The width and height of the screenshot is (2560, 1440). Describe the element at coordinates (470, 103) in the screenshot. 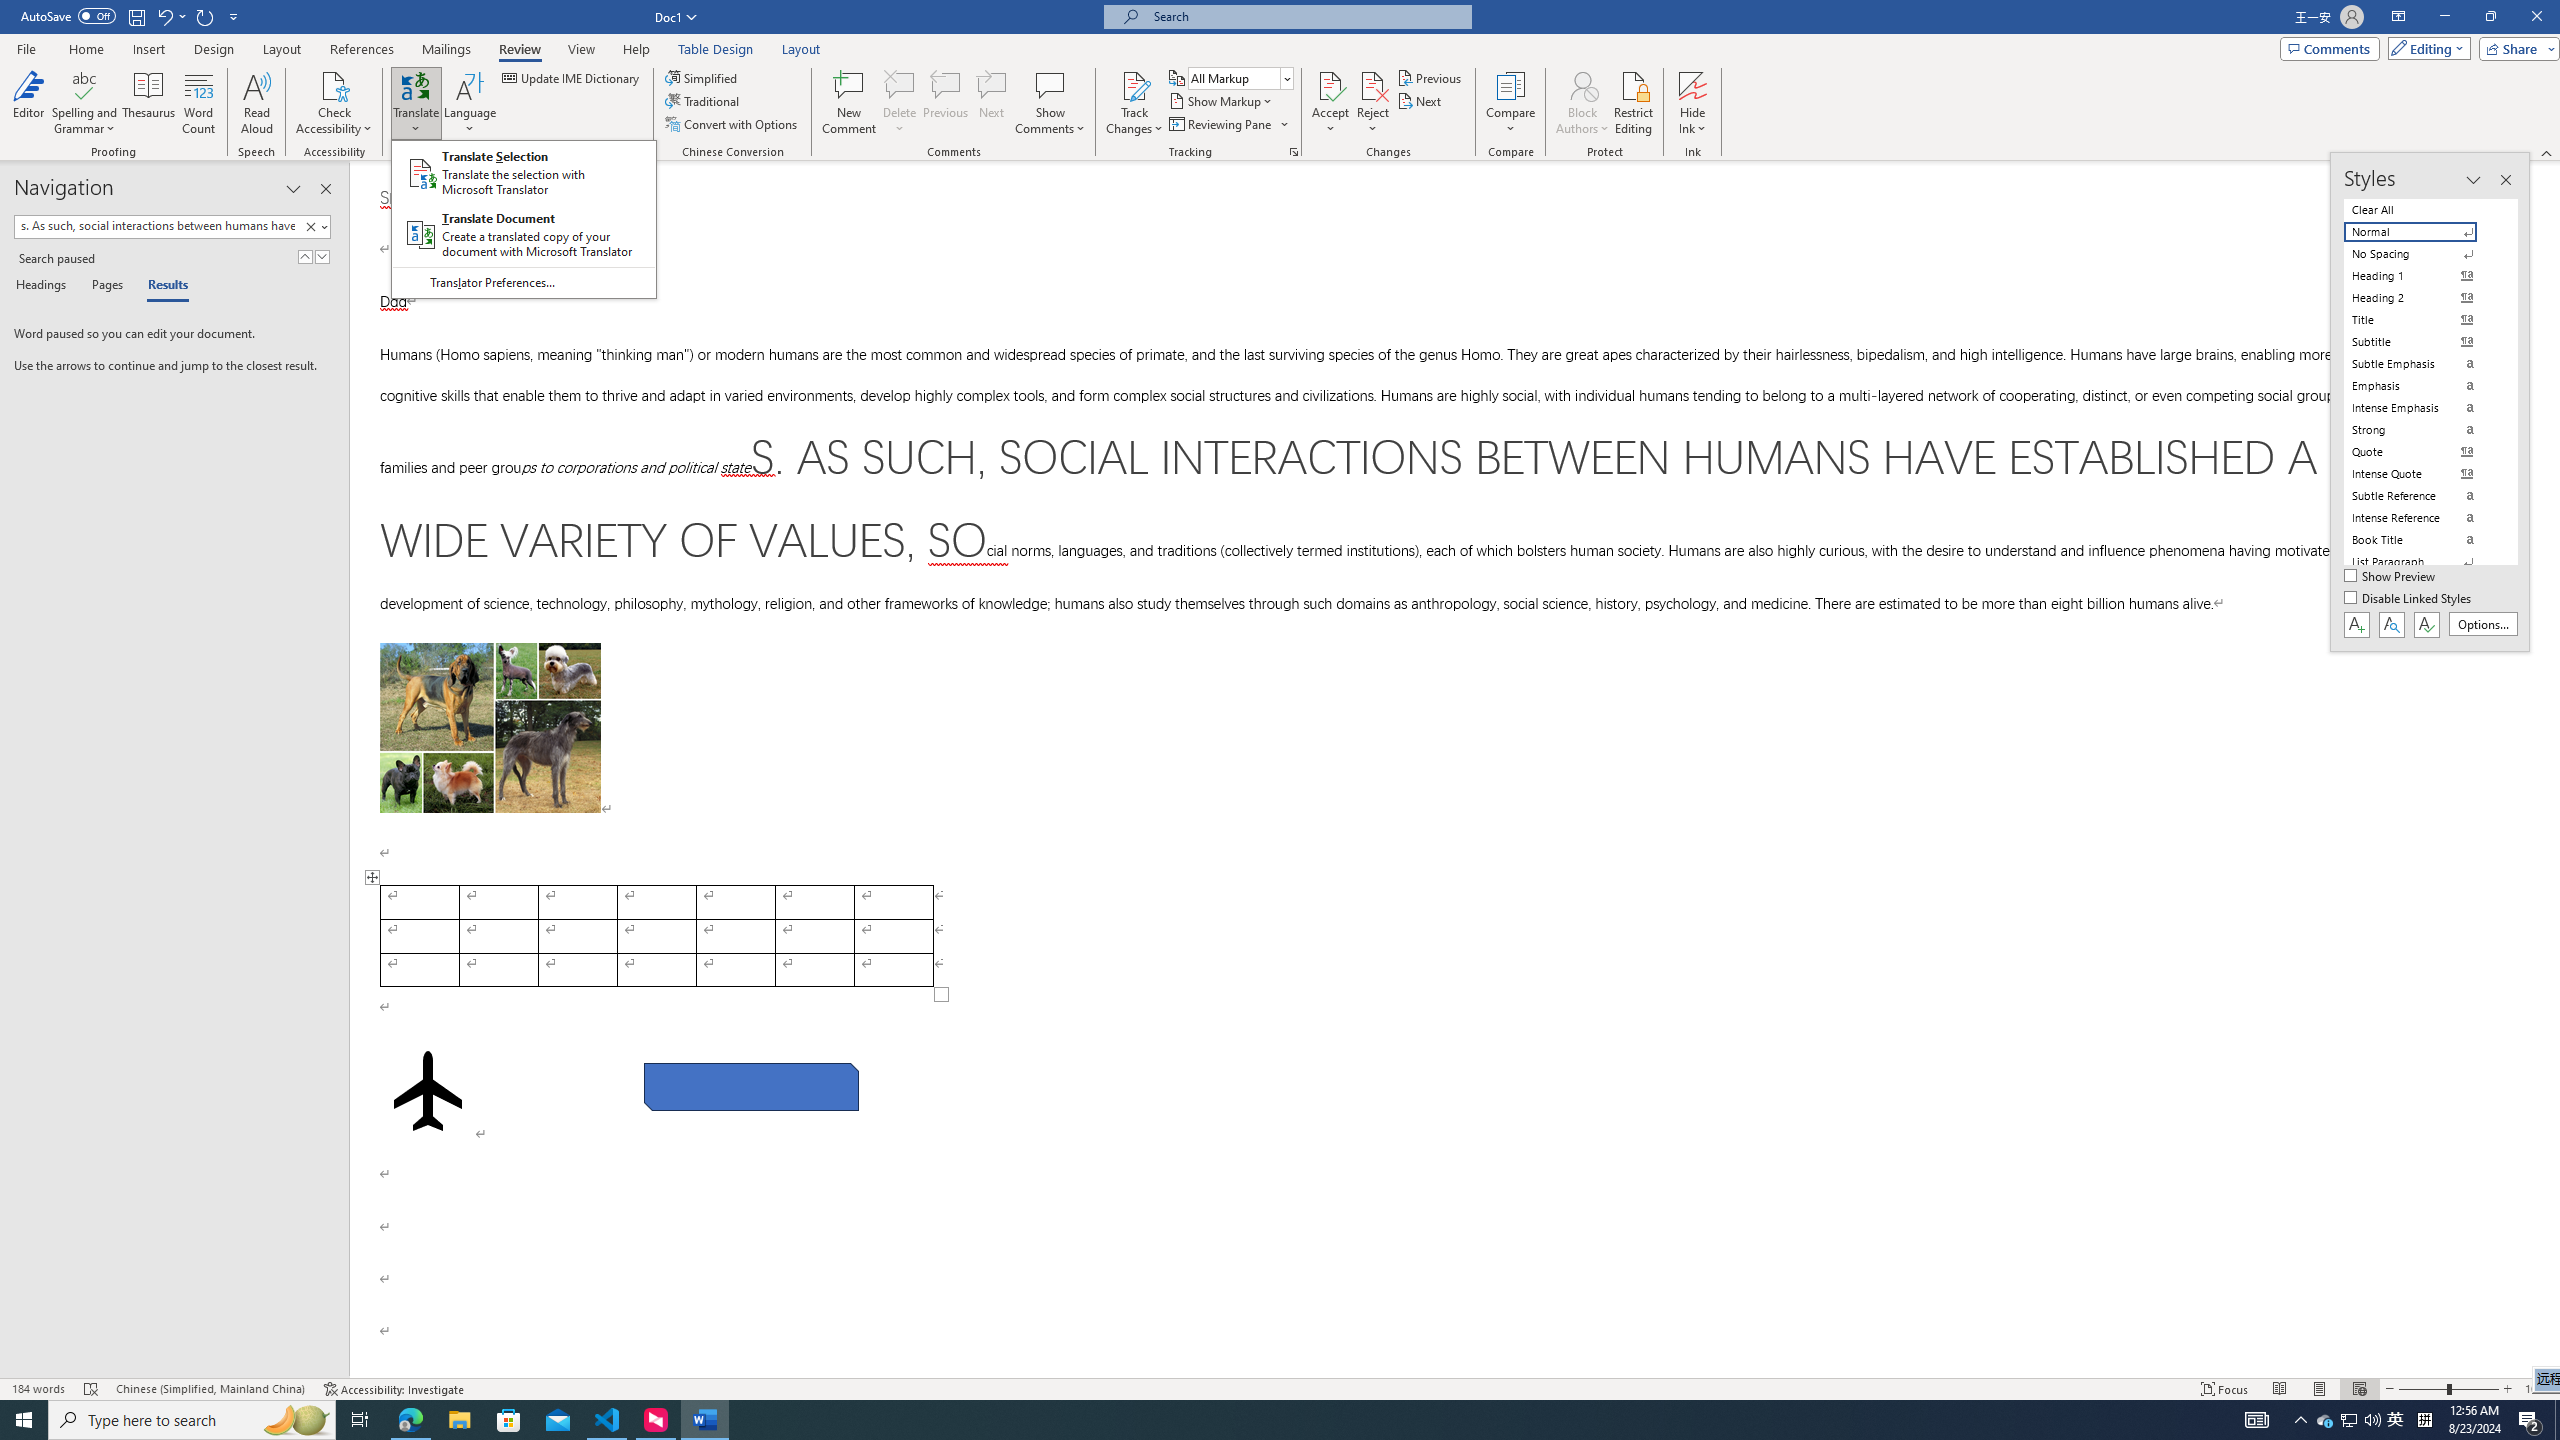

I see `'Tr&anslate'` at that location.